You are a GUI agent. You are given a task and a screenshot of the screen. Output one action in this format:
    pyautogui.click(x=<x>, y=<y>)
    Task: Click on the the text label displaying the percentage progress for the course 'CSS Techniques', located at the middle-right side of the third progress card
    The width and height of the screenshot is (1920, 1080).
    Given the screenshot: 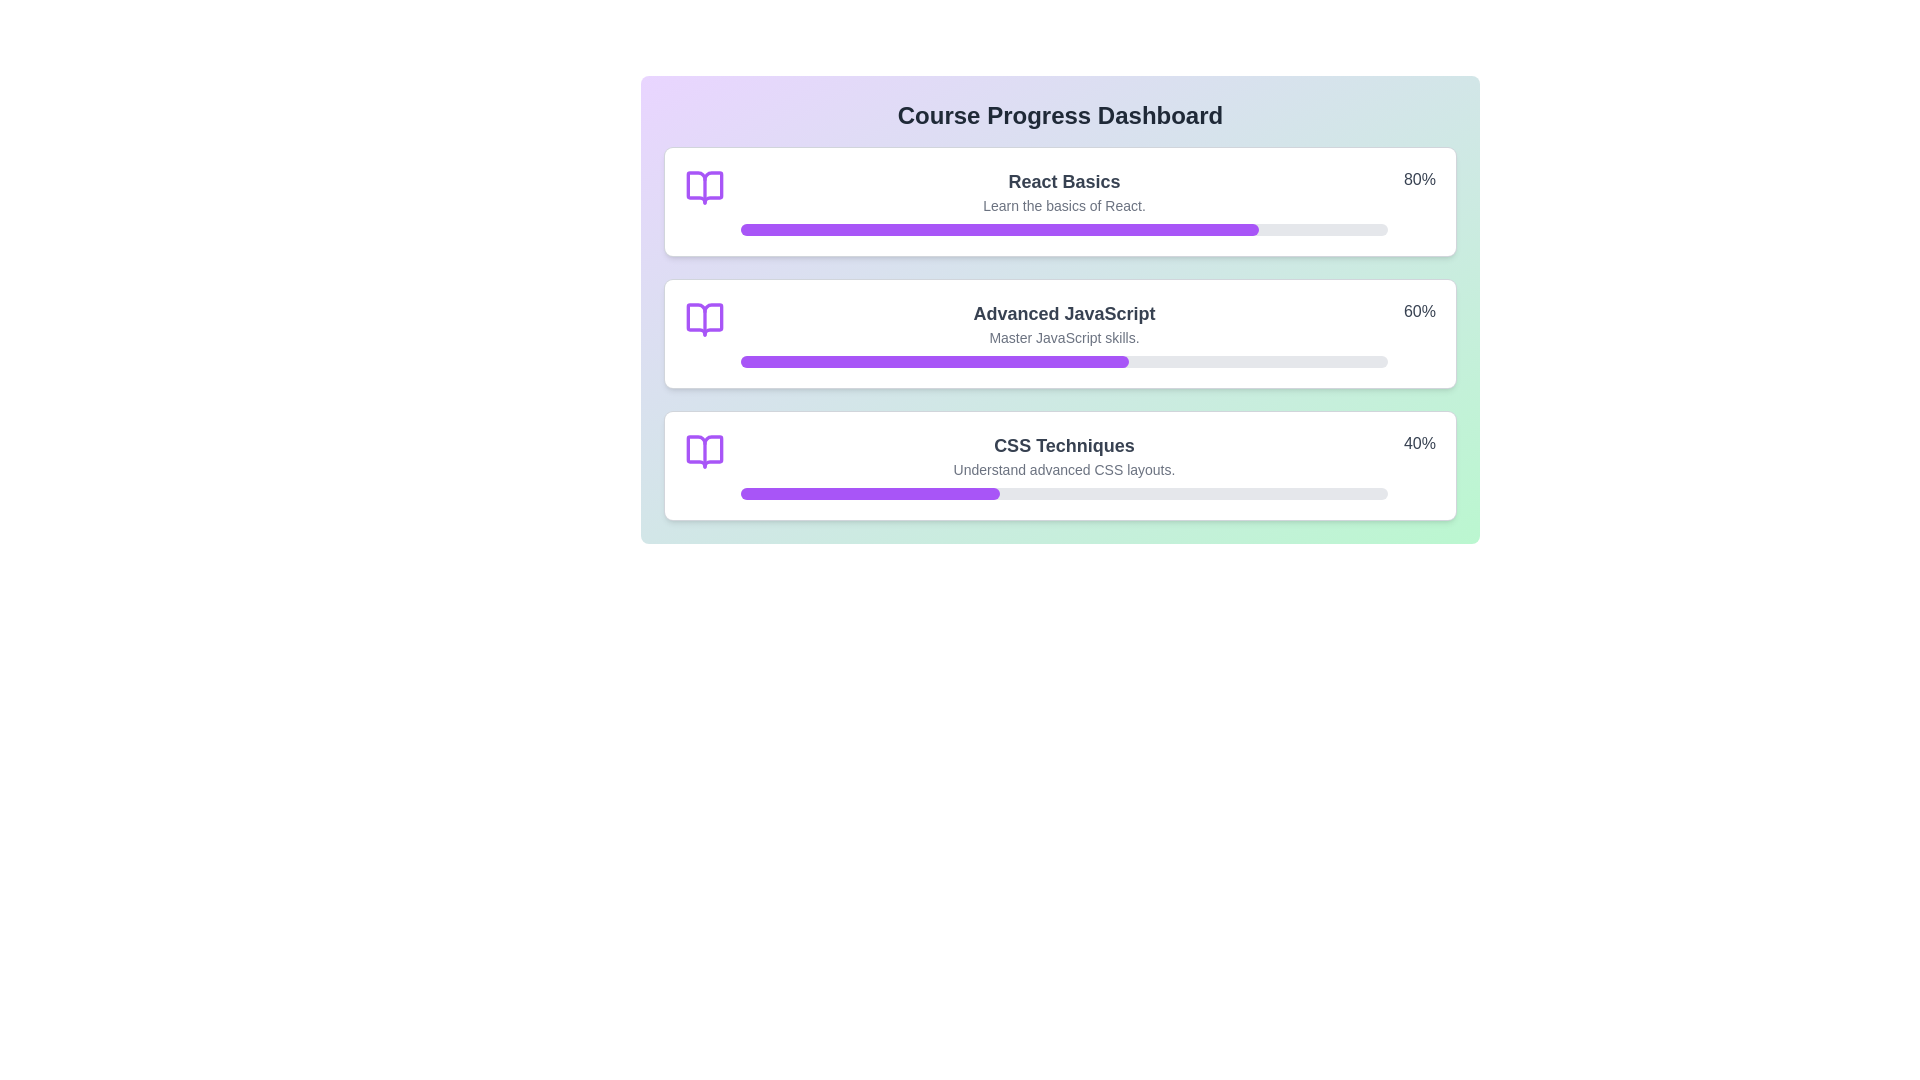 What is the action you would take?
    pyautogui.click(x=1419, y=442)
    